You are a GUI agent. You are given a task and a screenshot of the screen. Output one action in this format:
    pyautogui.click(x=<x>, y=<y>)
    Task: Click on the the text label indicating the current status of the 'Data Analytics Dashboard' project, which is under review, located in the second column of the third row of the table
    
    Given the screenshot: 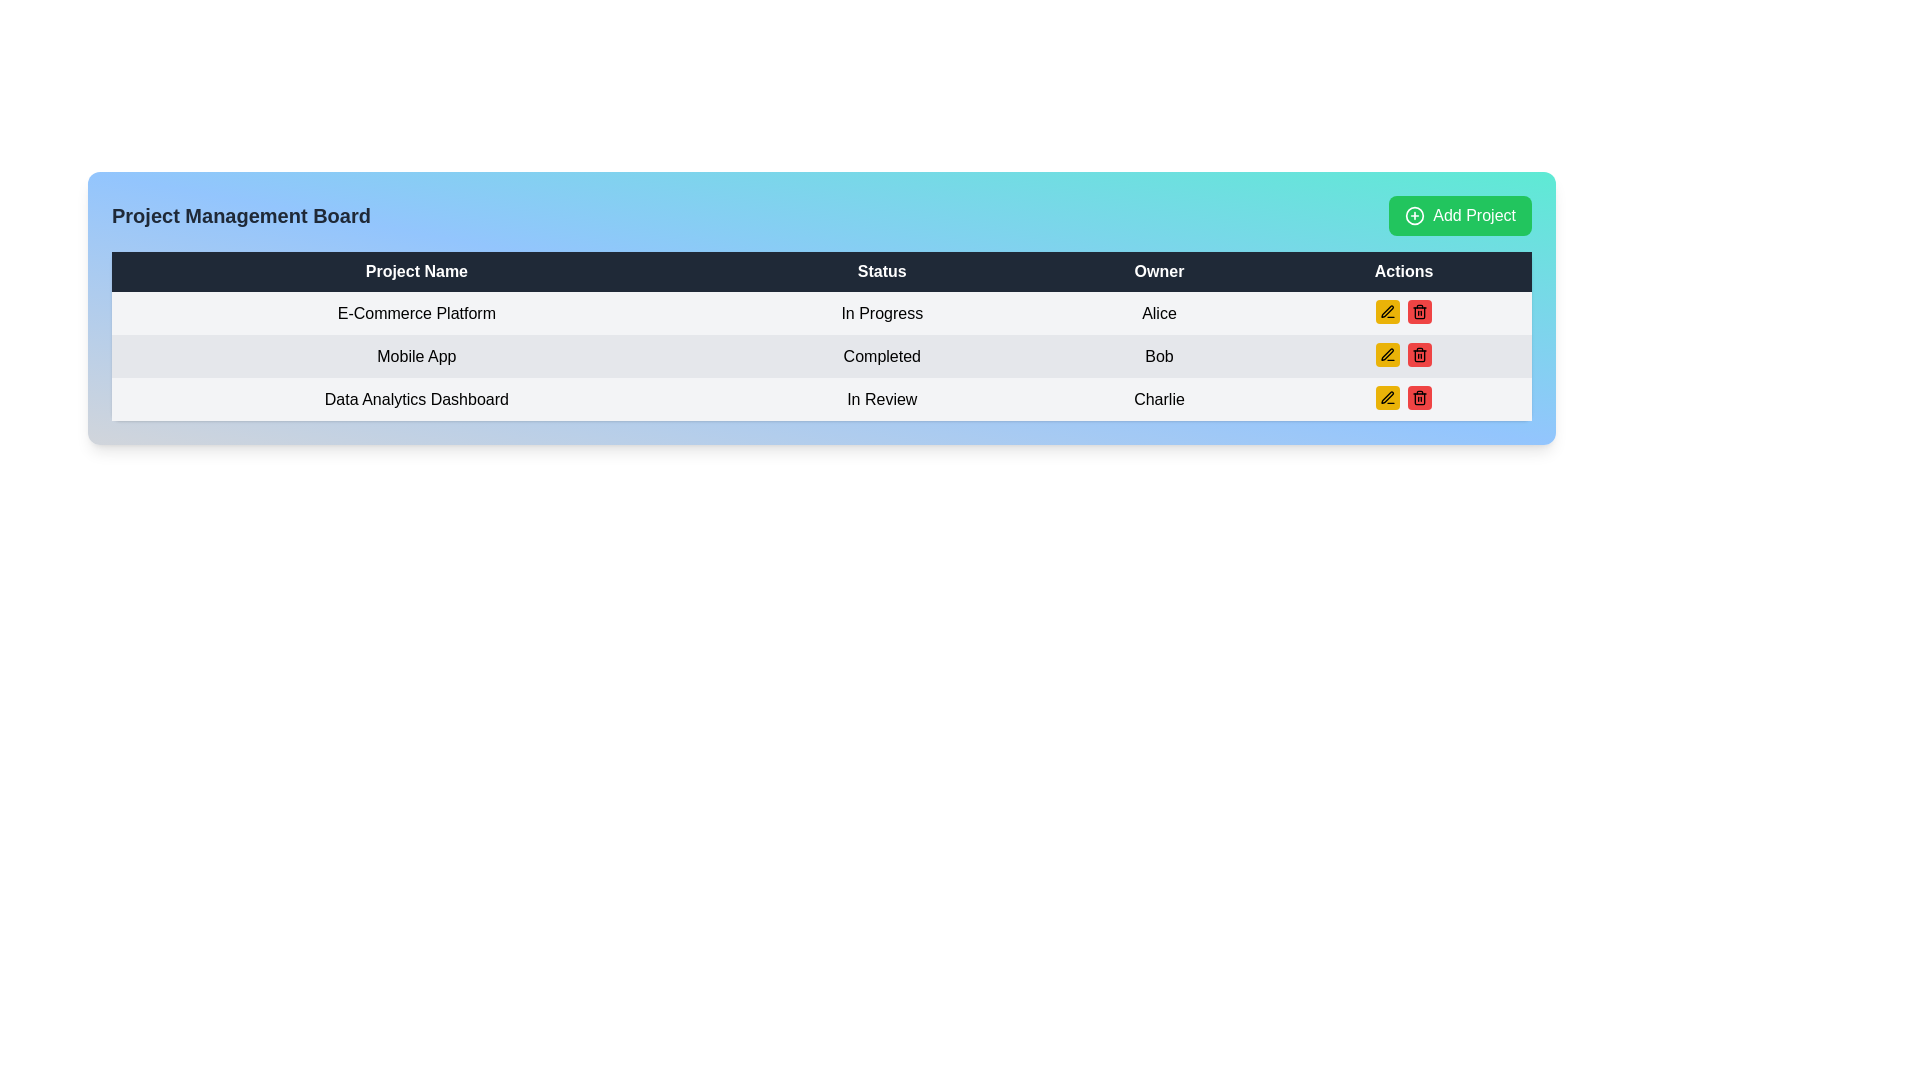 What is the action you would take?
    pyautogui.click(x=881, y=399)
    